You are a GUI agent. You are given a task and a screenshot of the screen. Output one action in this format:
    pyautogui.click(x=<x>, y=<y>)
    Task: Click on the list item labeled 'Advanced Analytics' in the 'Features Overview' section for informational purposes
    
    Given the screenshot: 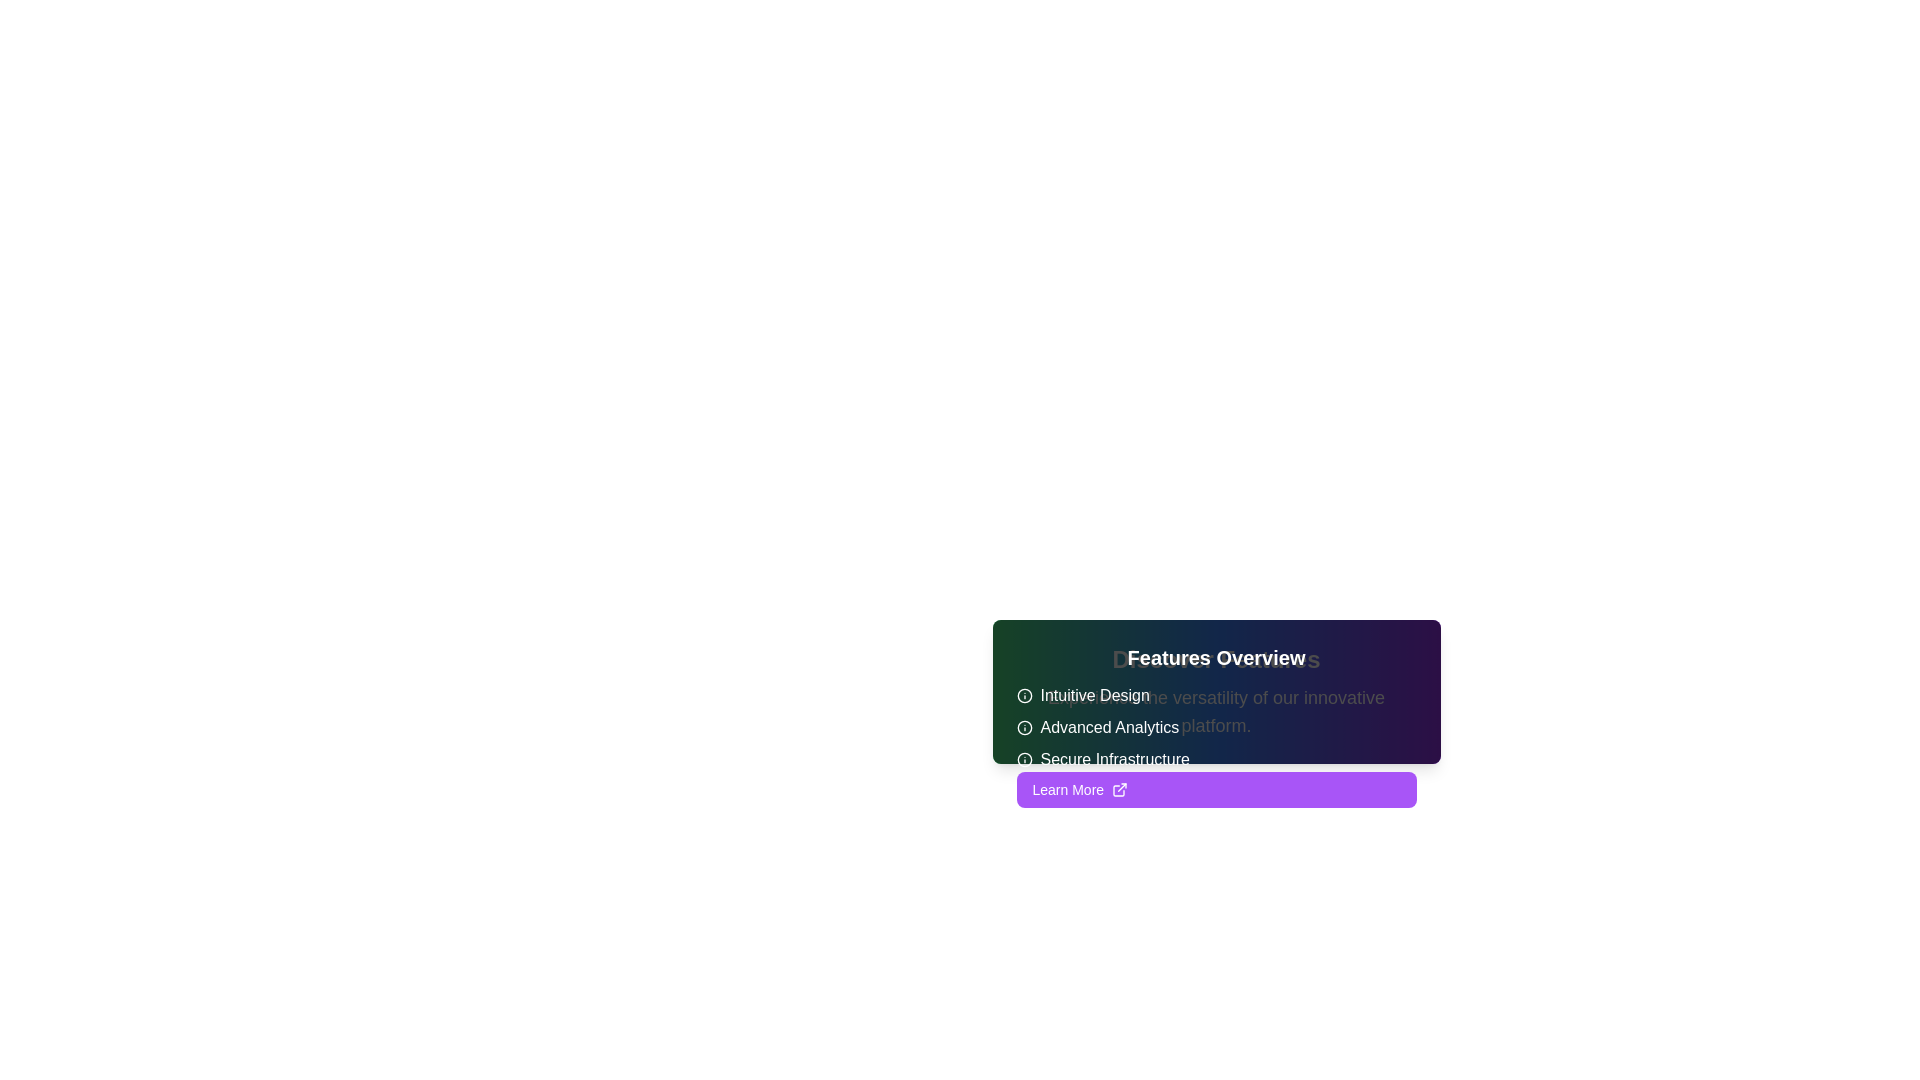 What is the action you would take?
    pyautogui.click(x=1215, y=728)
    